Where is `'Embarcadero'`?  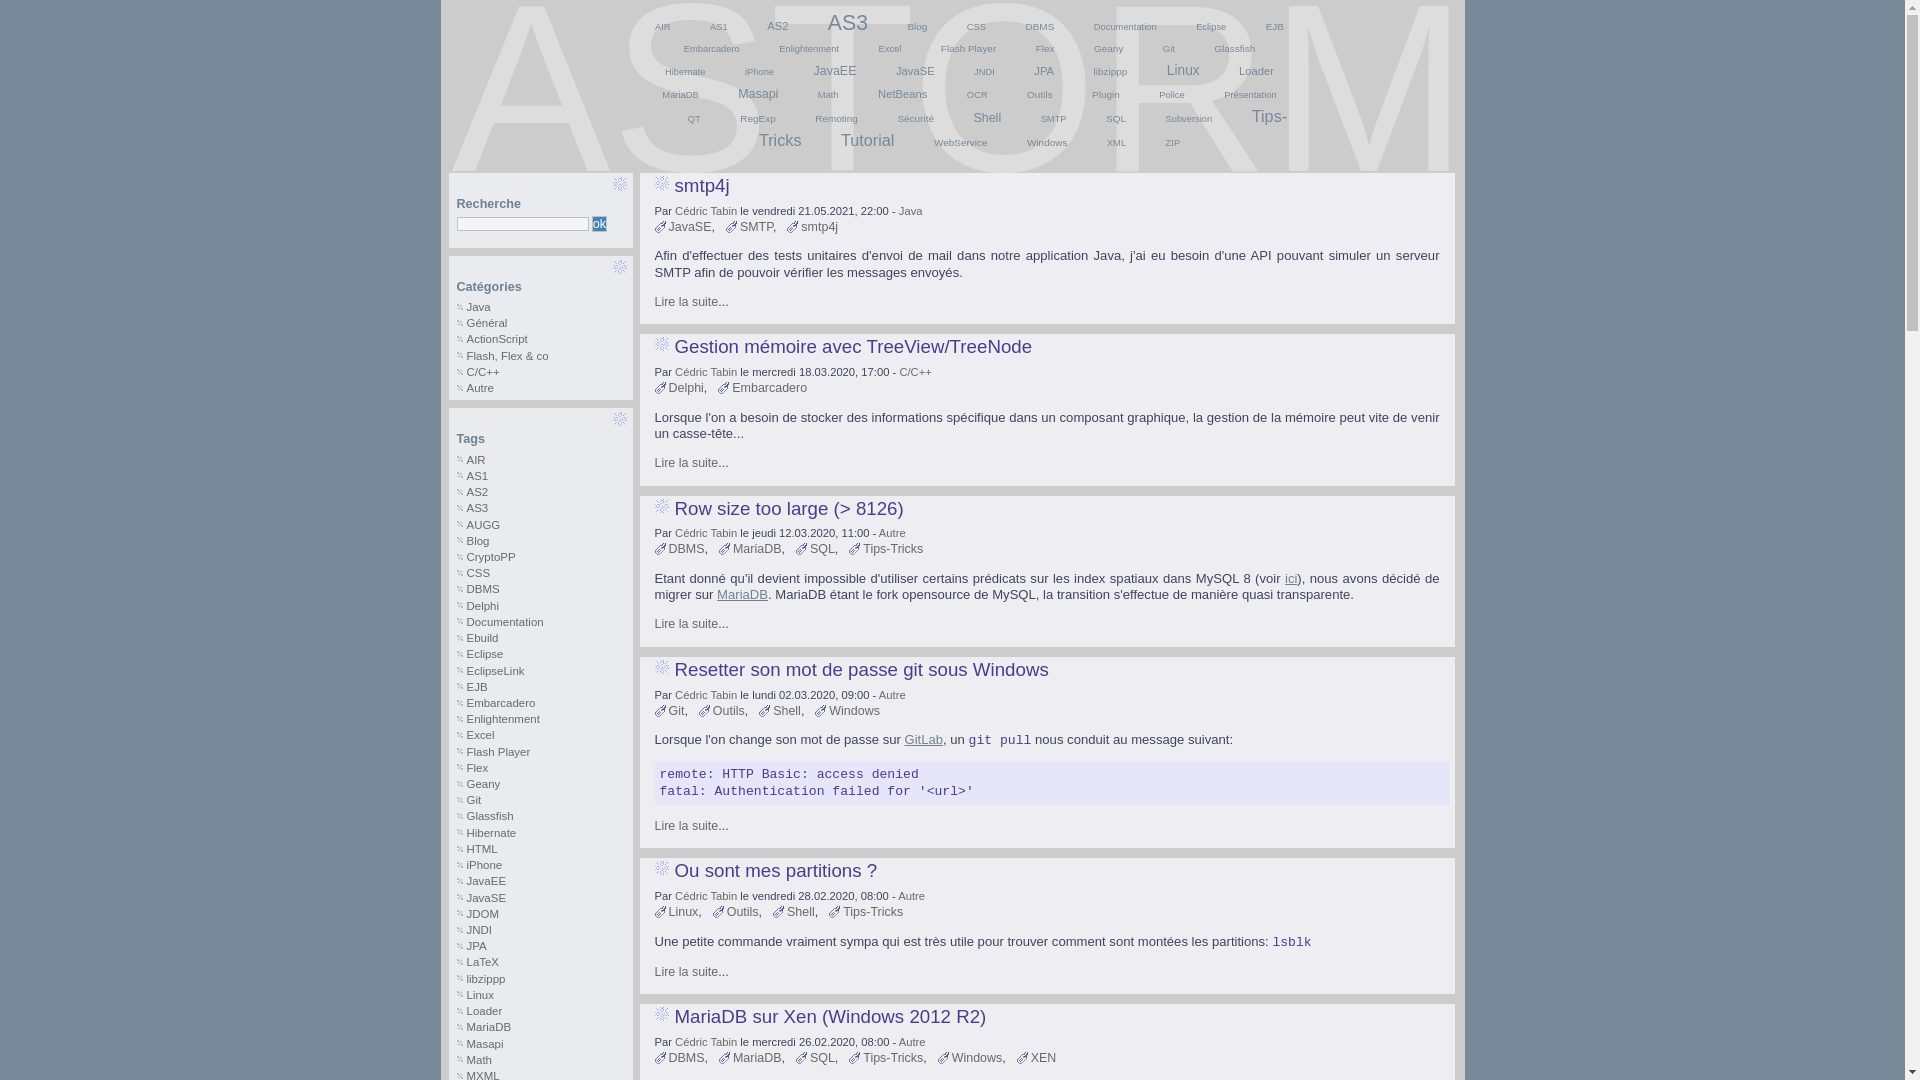 'Embarcadero' is located at coordinates (711, 48).